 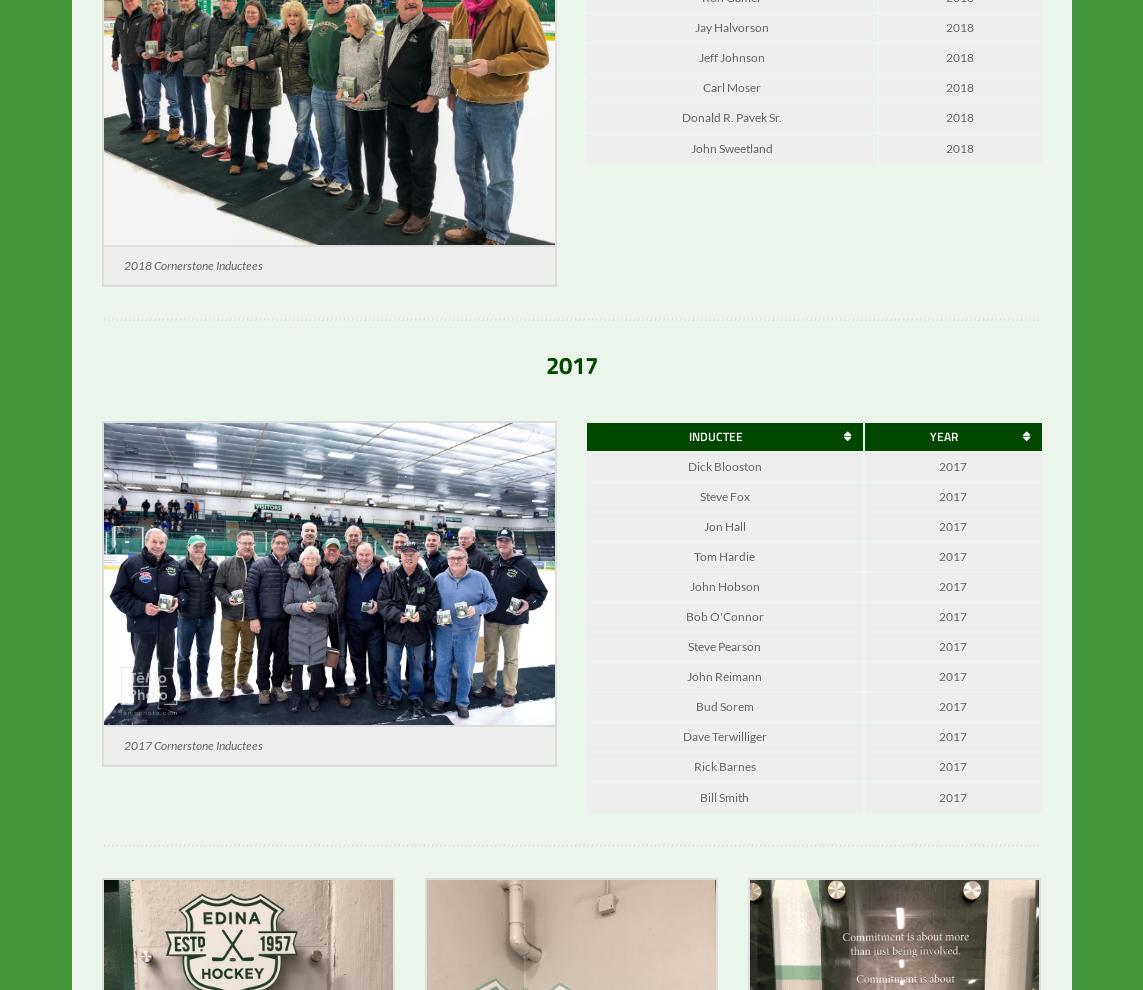 I want to click on 'Dick Blooston', so click(x=723, y=480).